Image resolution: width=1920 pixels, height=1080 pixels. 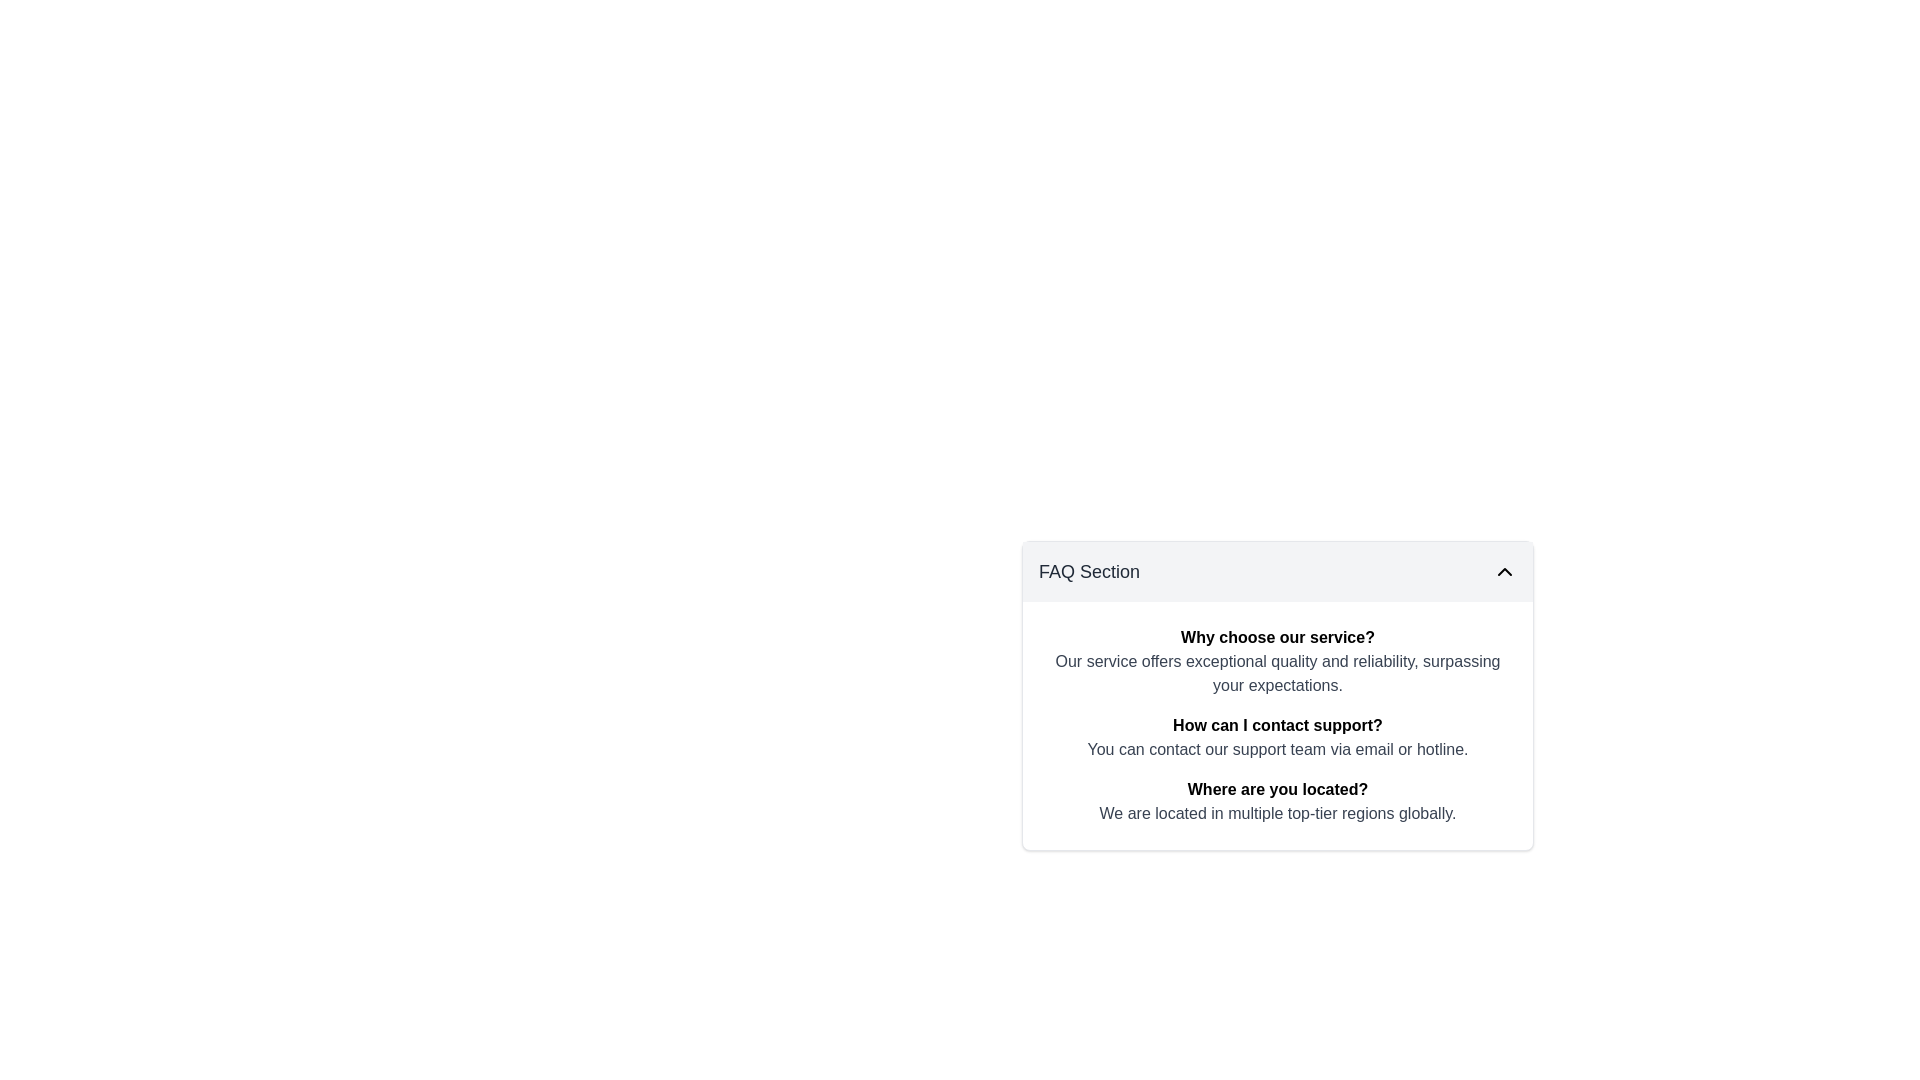 What do you see at coordinates (1276, 813) in the screenshot?
I see `the text component styled in a grayish font that reads 'We are located in multiple top-tier regions globally.', located below the bold title 'Where are you located?' in the FAQ section` at bounding box center [1276, 813].